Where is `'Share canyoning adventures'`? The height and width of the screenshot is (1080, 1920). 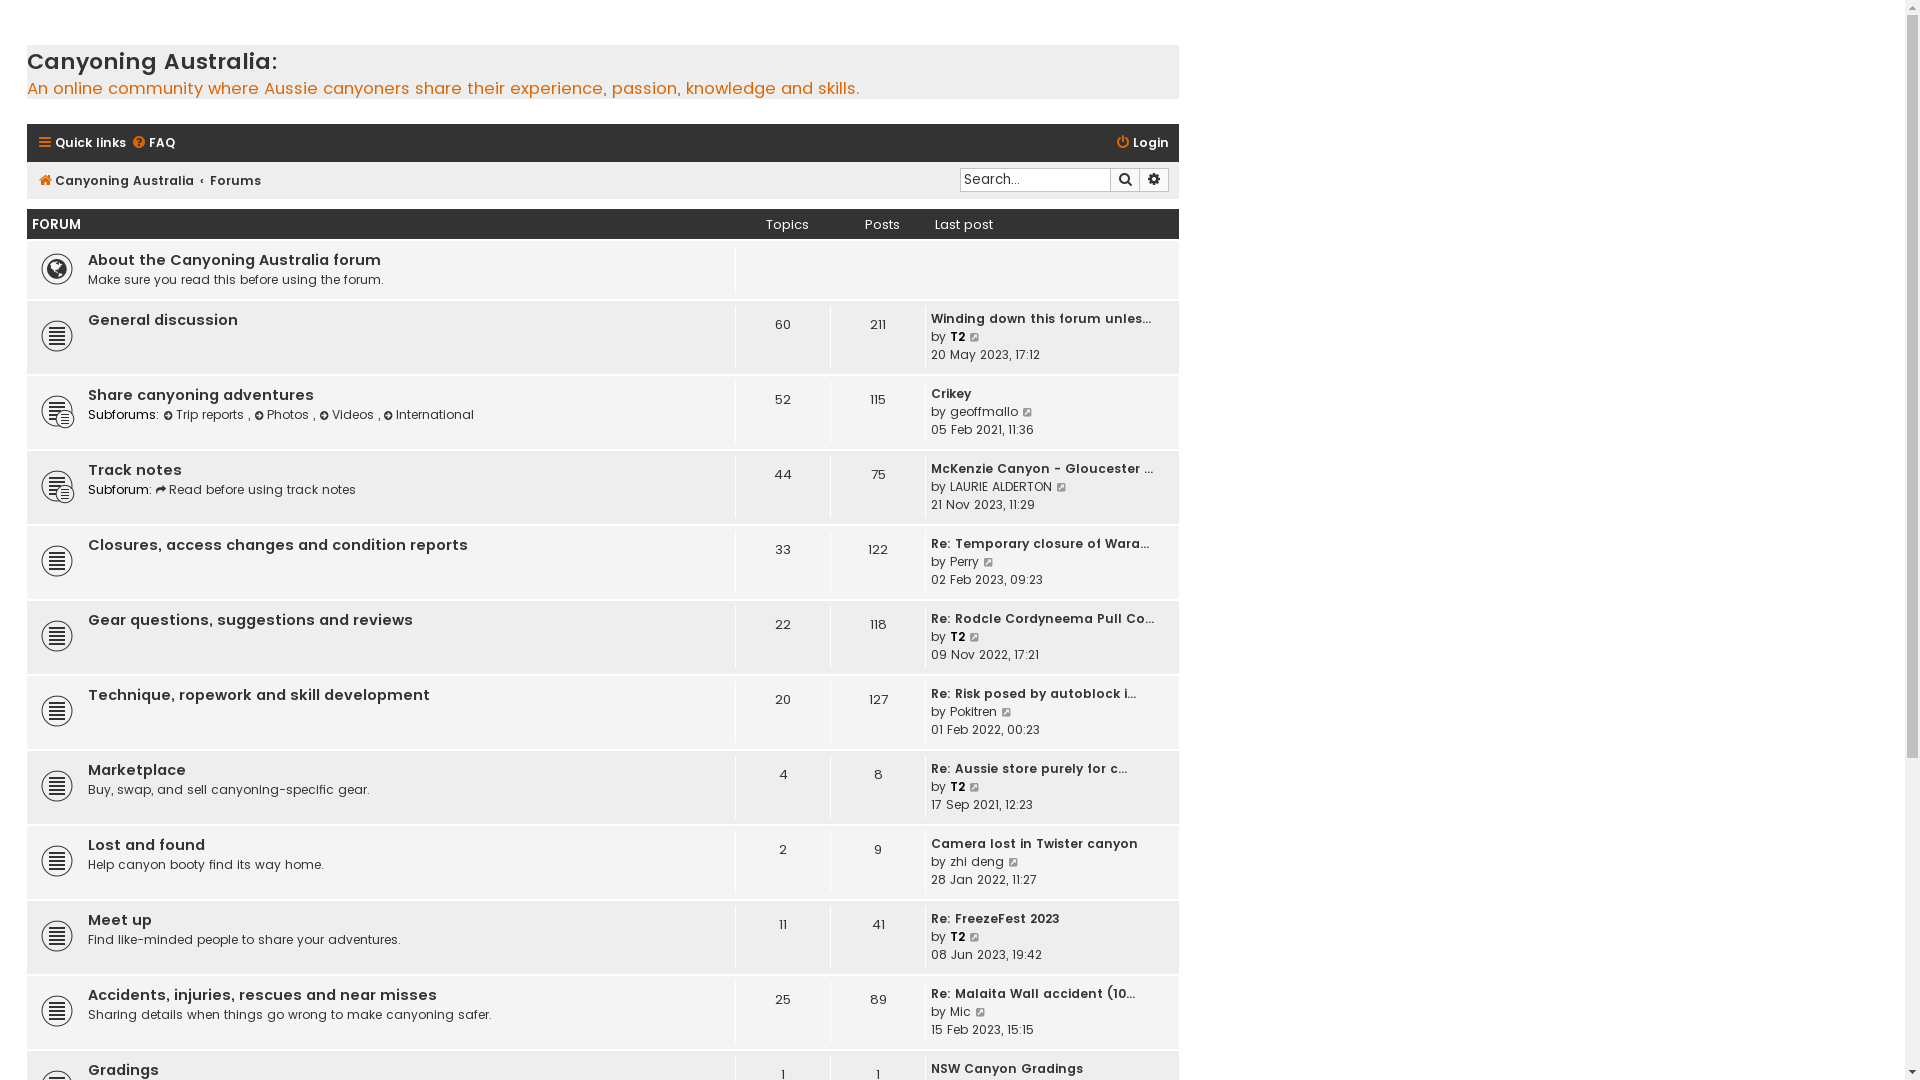 'Share canyoning adventures' is located at coordinates (201, 397).